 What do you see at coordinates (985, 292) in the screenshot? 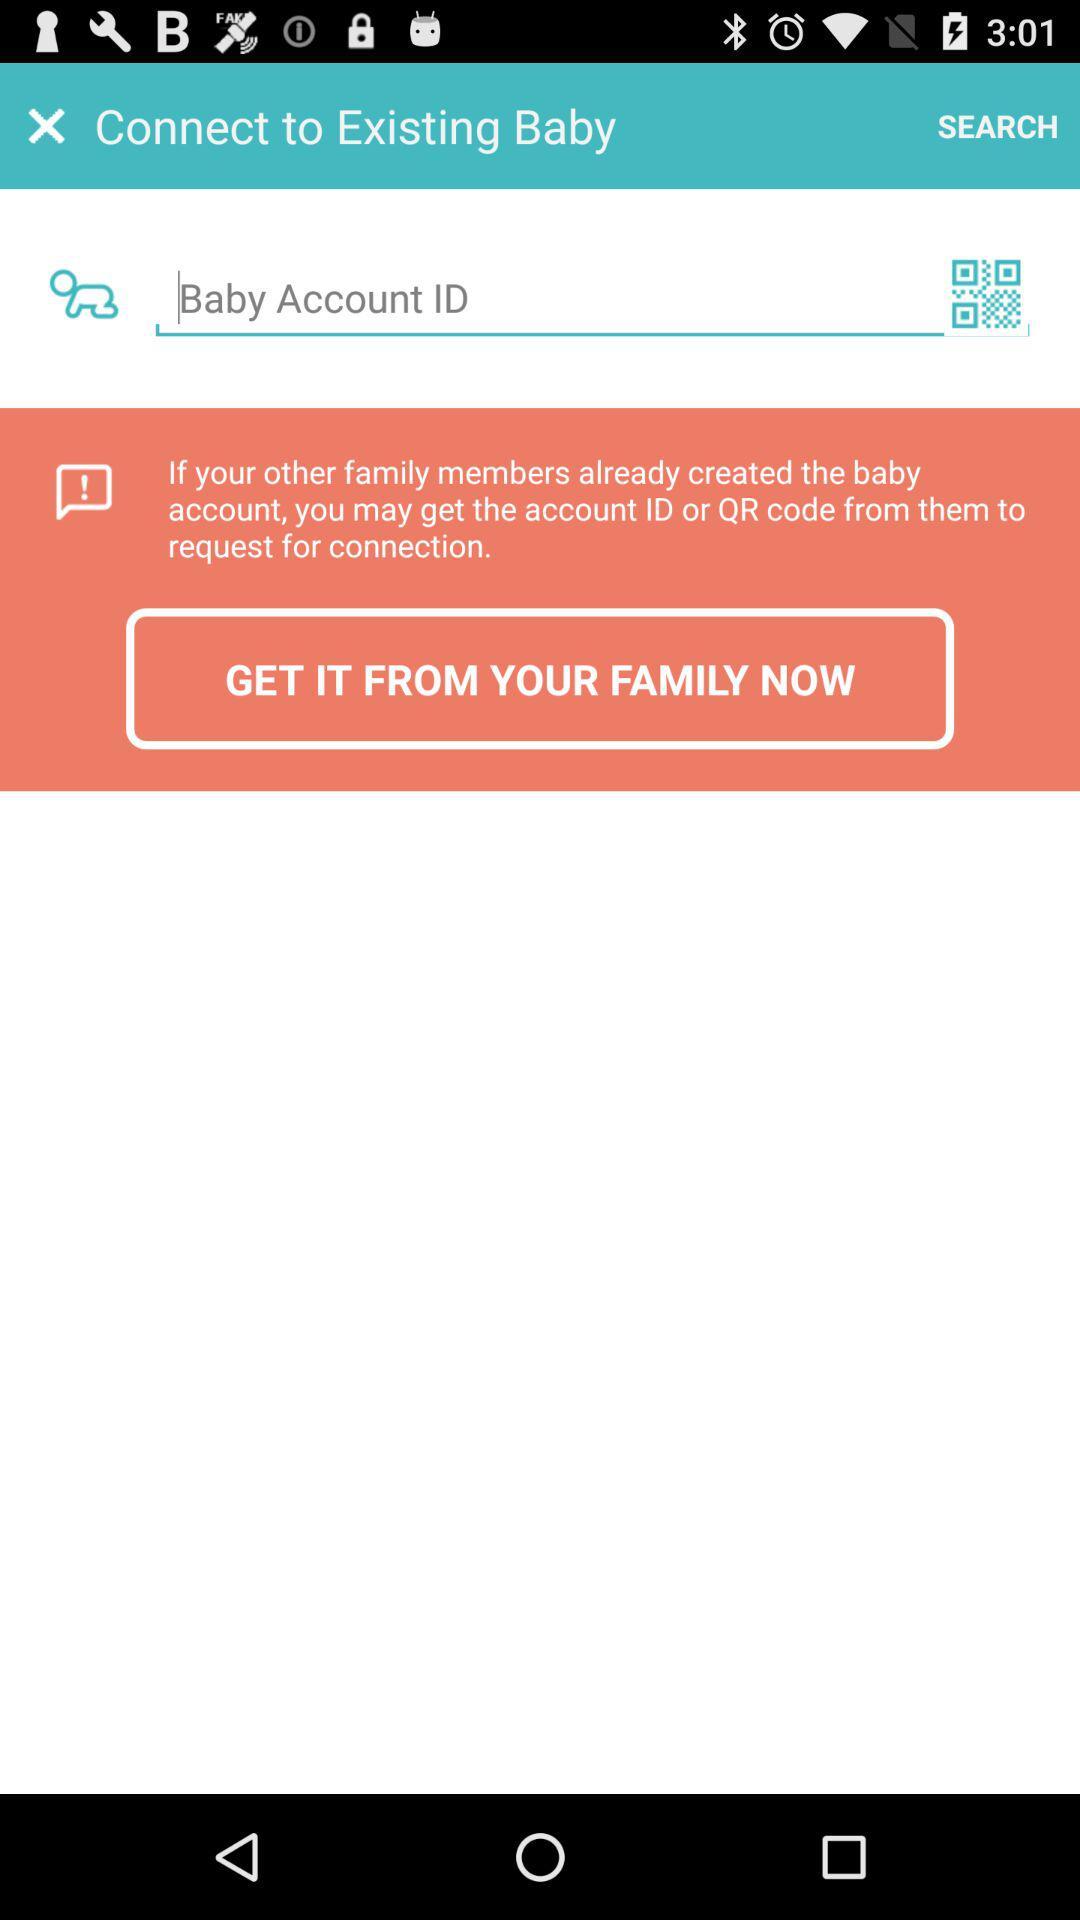
I see `check the or code` at bounding box center [985, 292].